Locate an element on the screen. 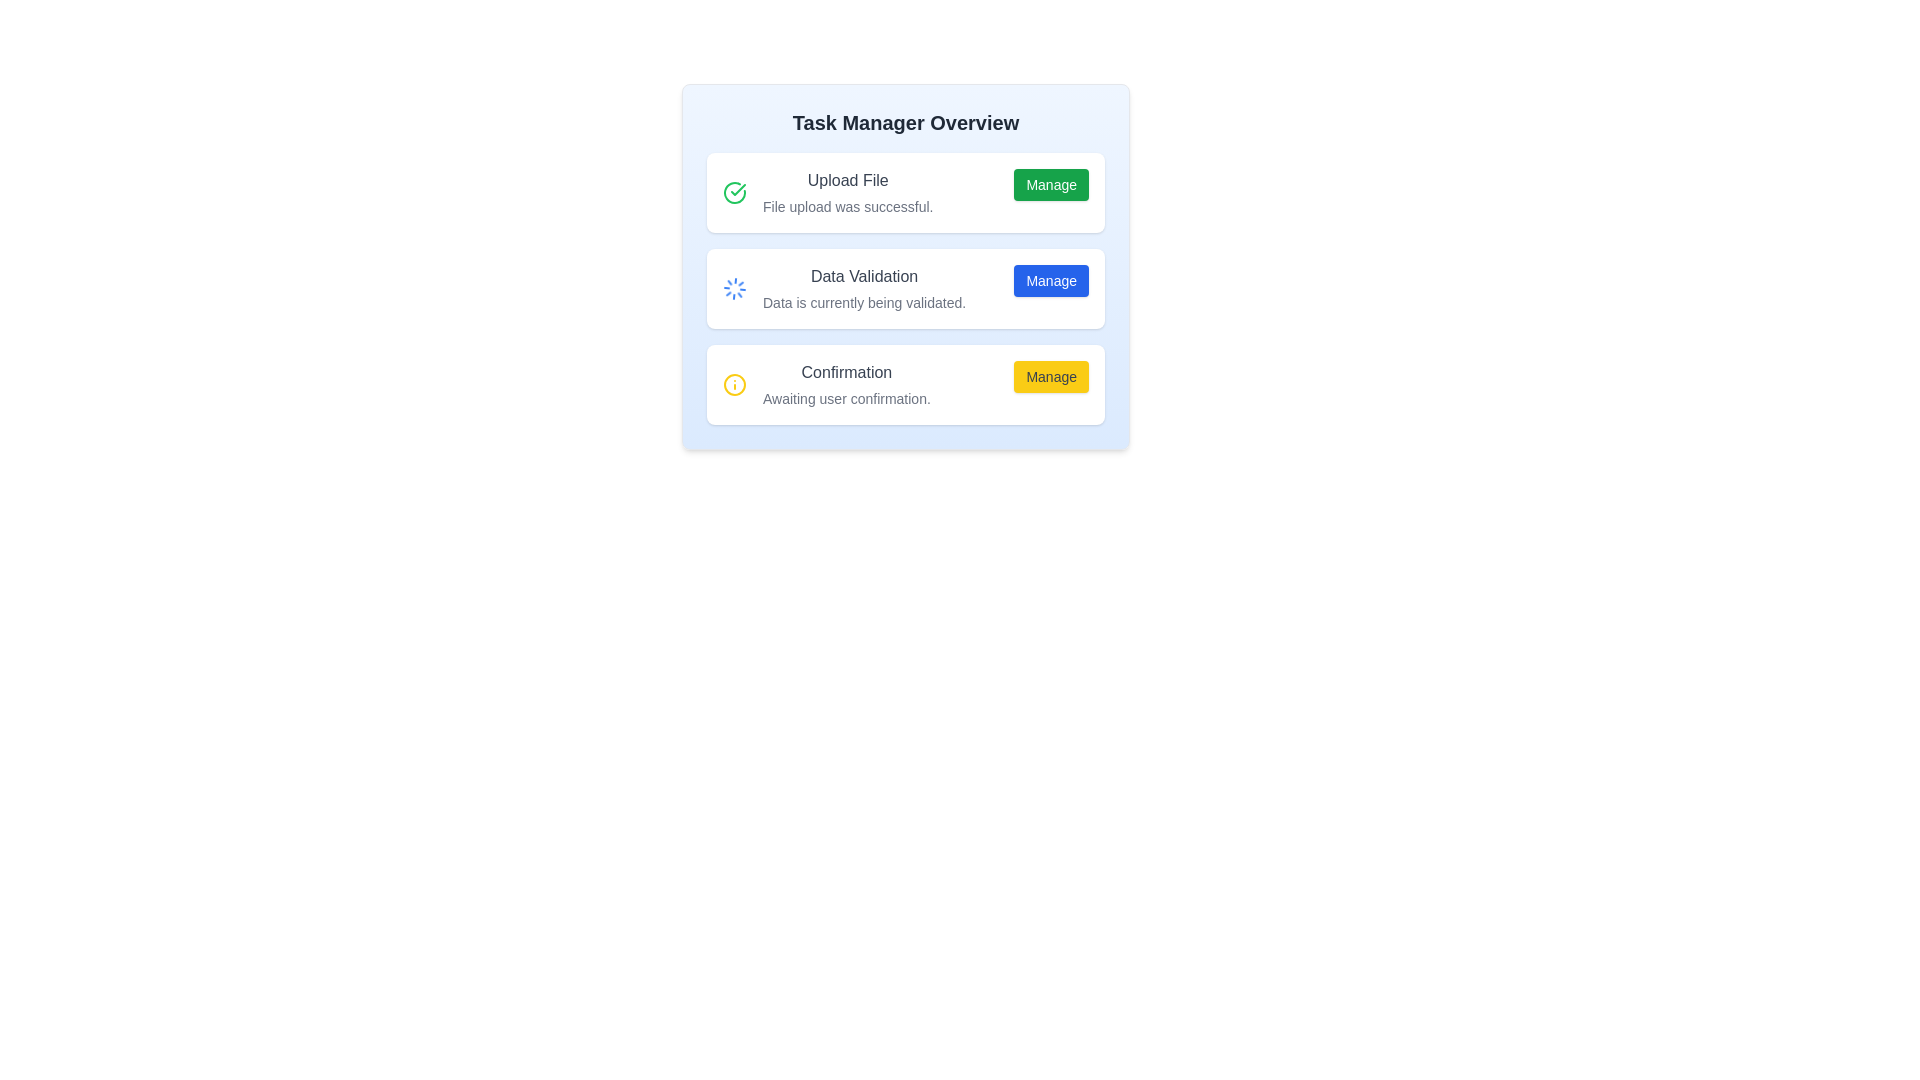 The width and height of the screenshot is (1920, 1080). the text label in the 'Confirmation' section that indicates user confirmation is awaited for this task is located at coordinates (846, 385).